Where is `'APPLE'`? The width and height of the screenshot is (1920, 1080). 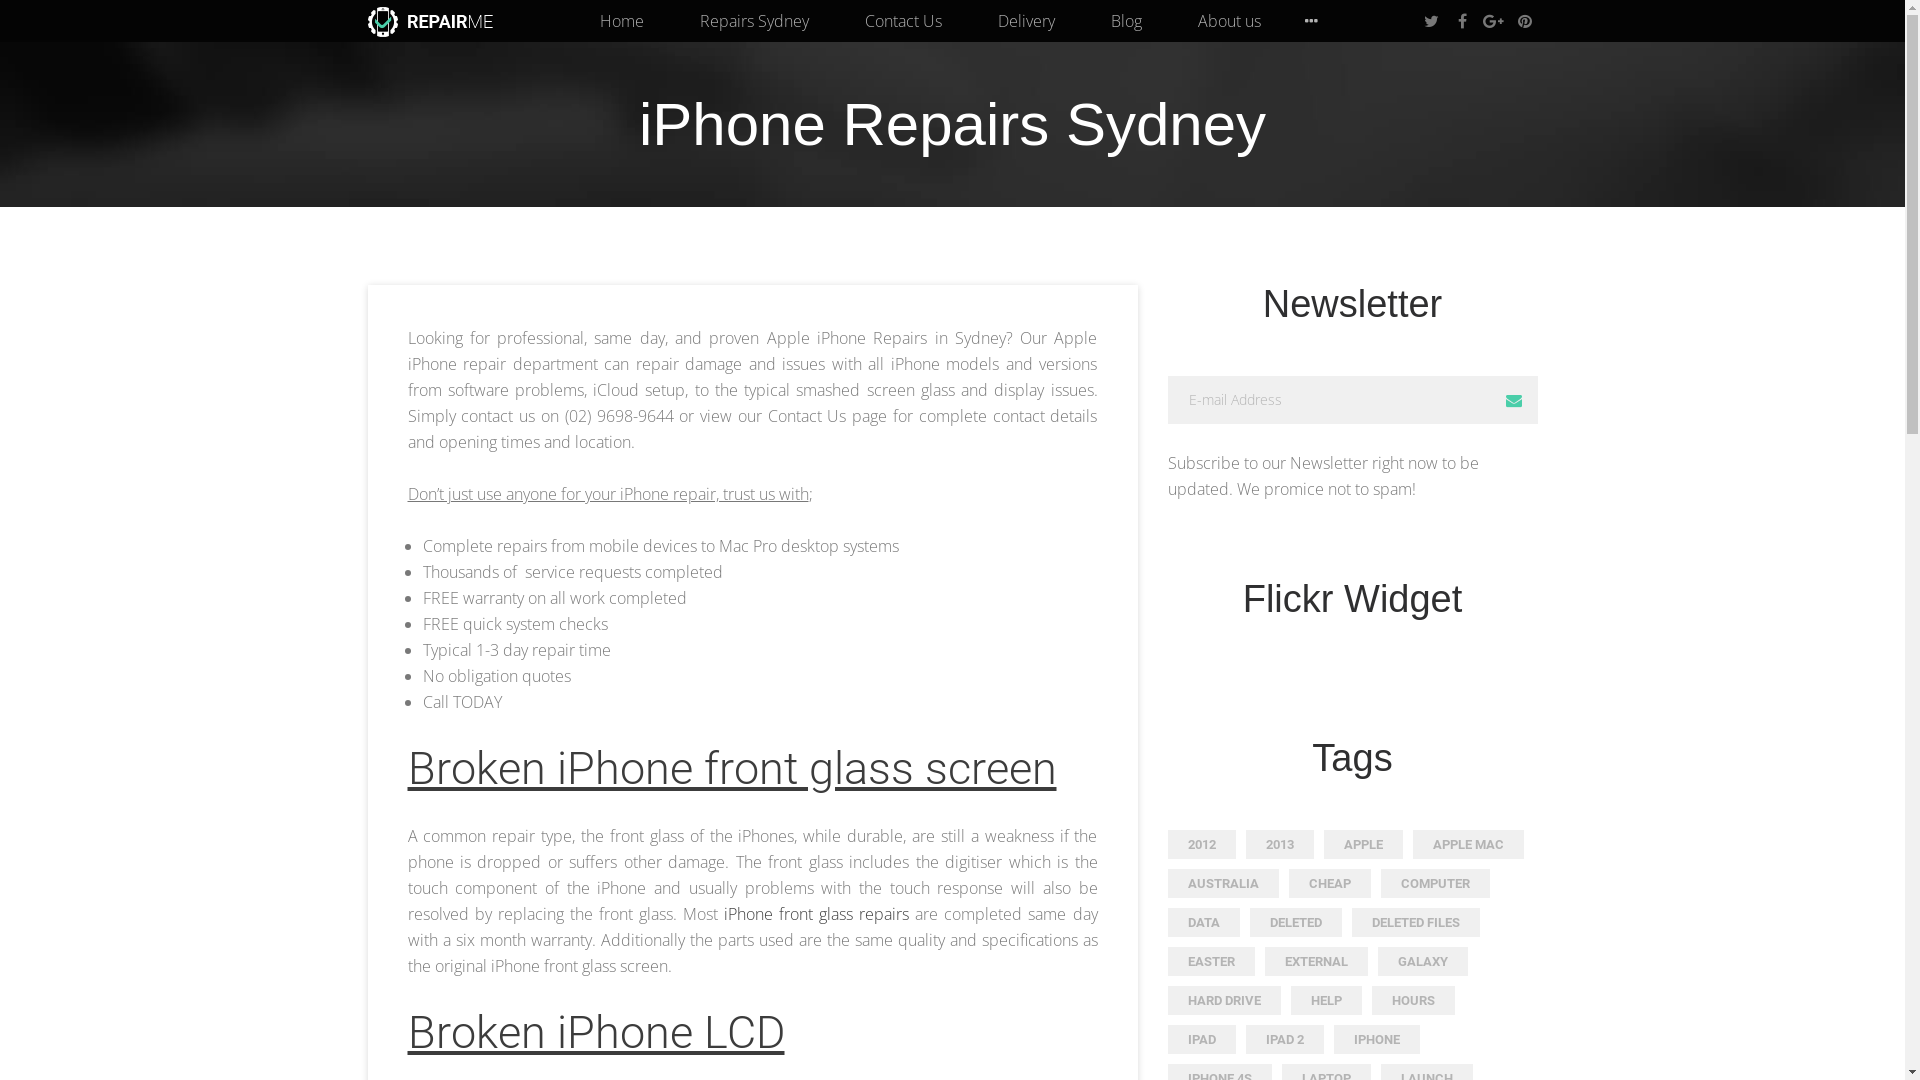
'APPLE' is located at coordinates (1362, 844).